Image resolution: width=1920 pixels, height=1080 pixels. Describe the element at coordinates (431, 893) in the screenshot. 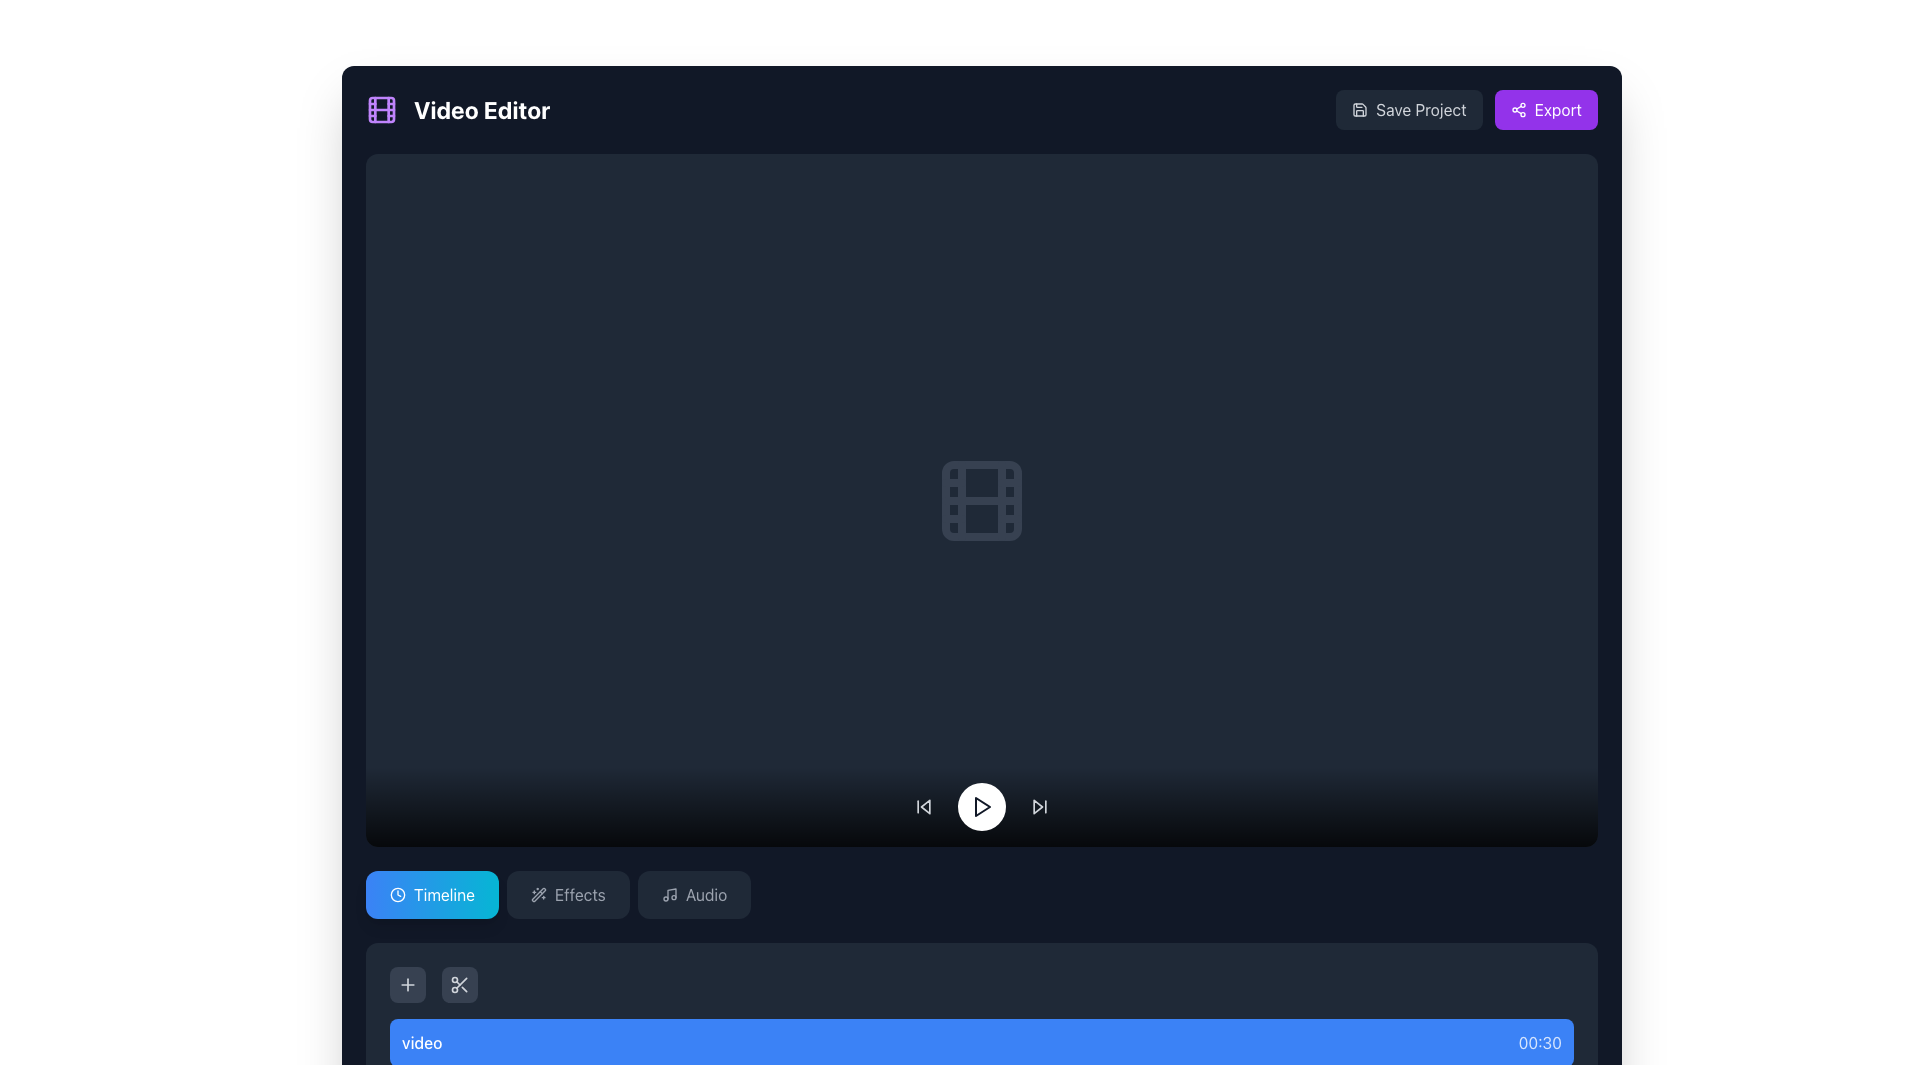

I see `the 'Timeline' button located at the bottom-left portion of the interface` at that location.